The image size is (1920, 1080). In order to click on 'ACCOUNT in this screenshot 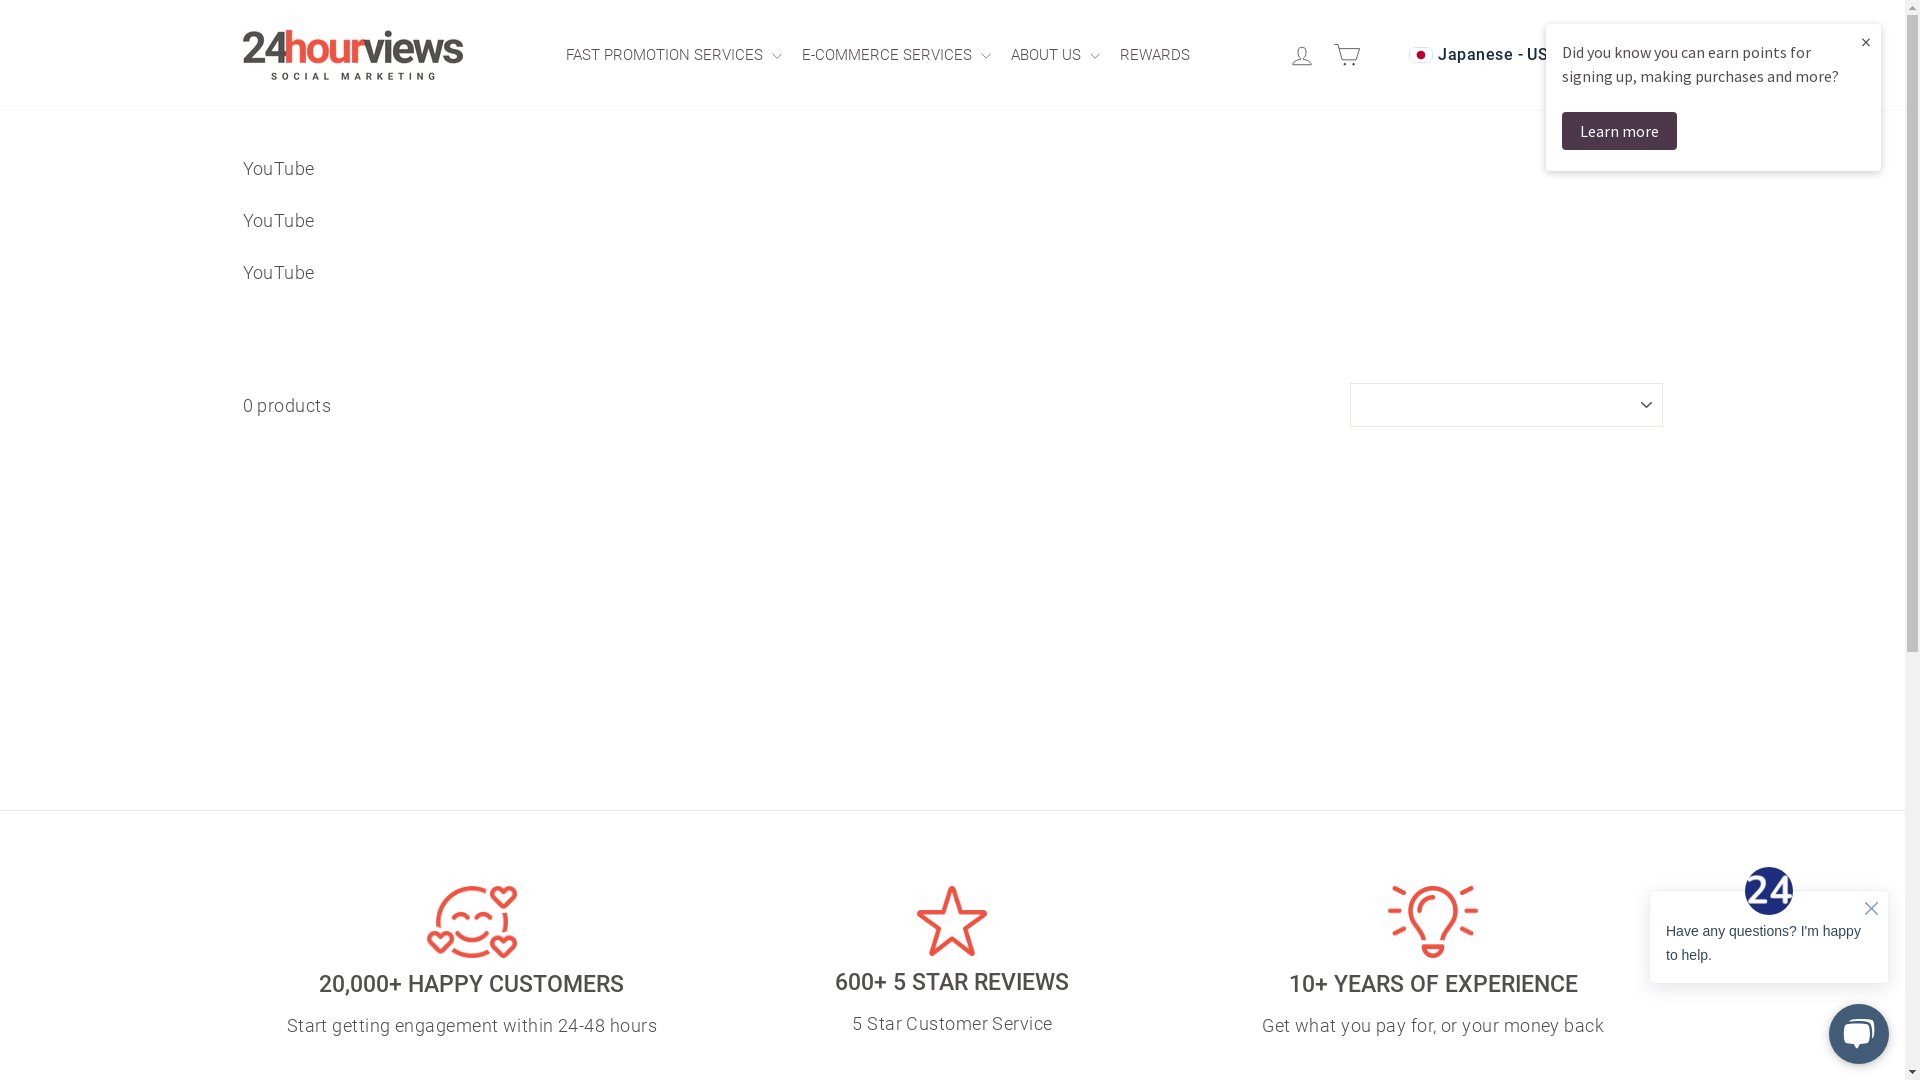, I will do `click(1305, 54)`.